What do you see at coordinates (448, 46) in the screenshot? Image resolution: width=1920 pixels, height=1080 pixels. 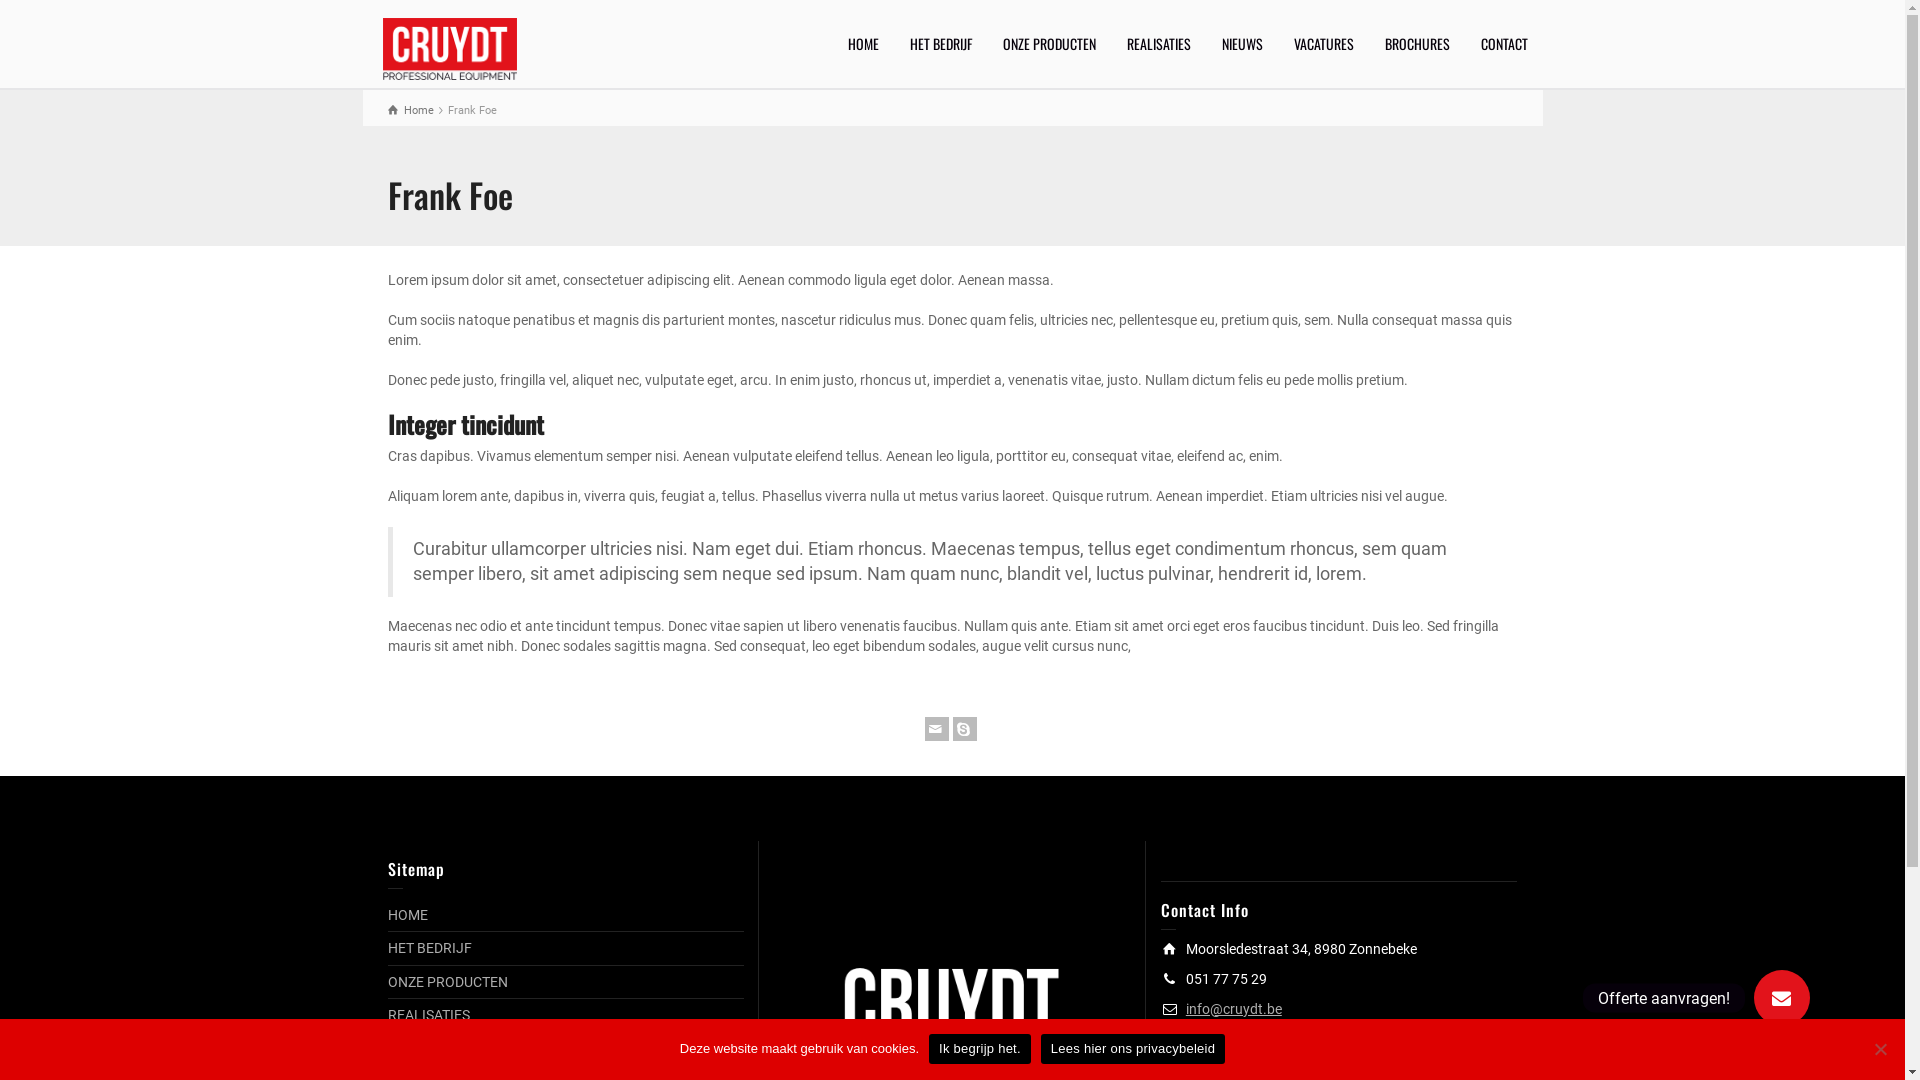 I see `'Cruydt - Professional Equipment'` at bounding box center [448, 46].